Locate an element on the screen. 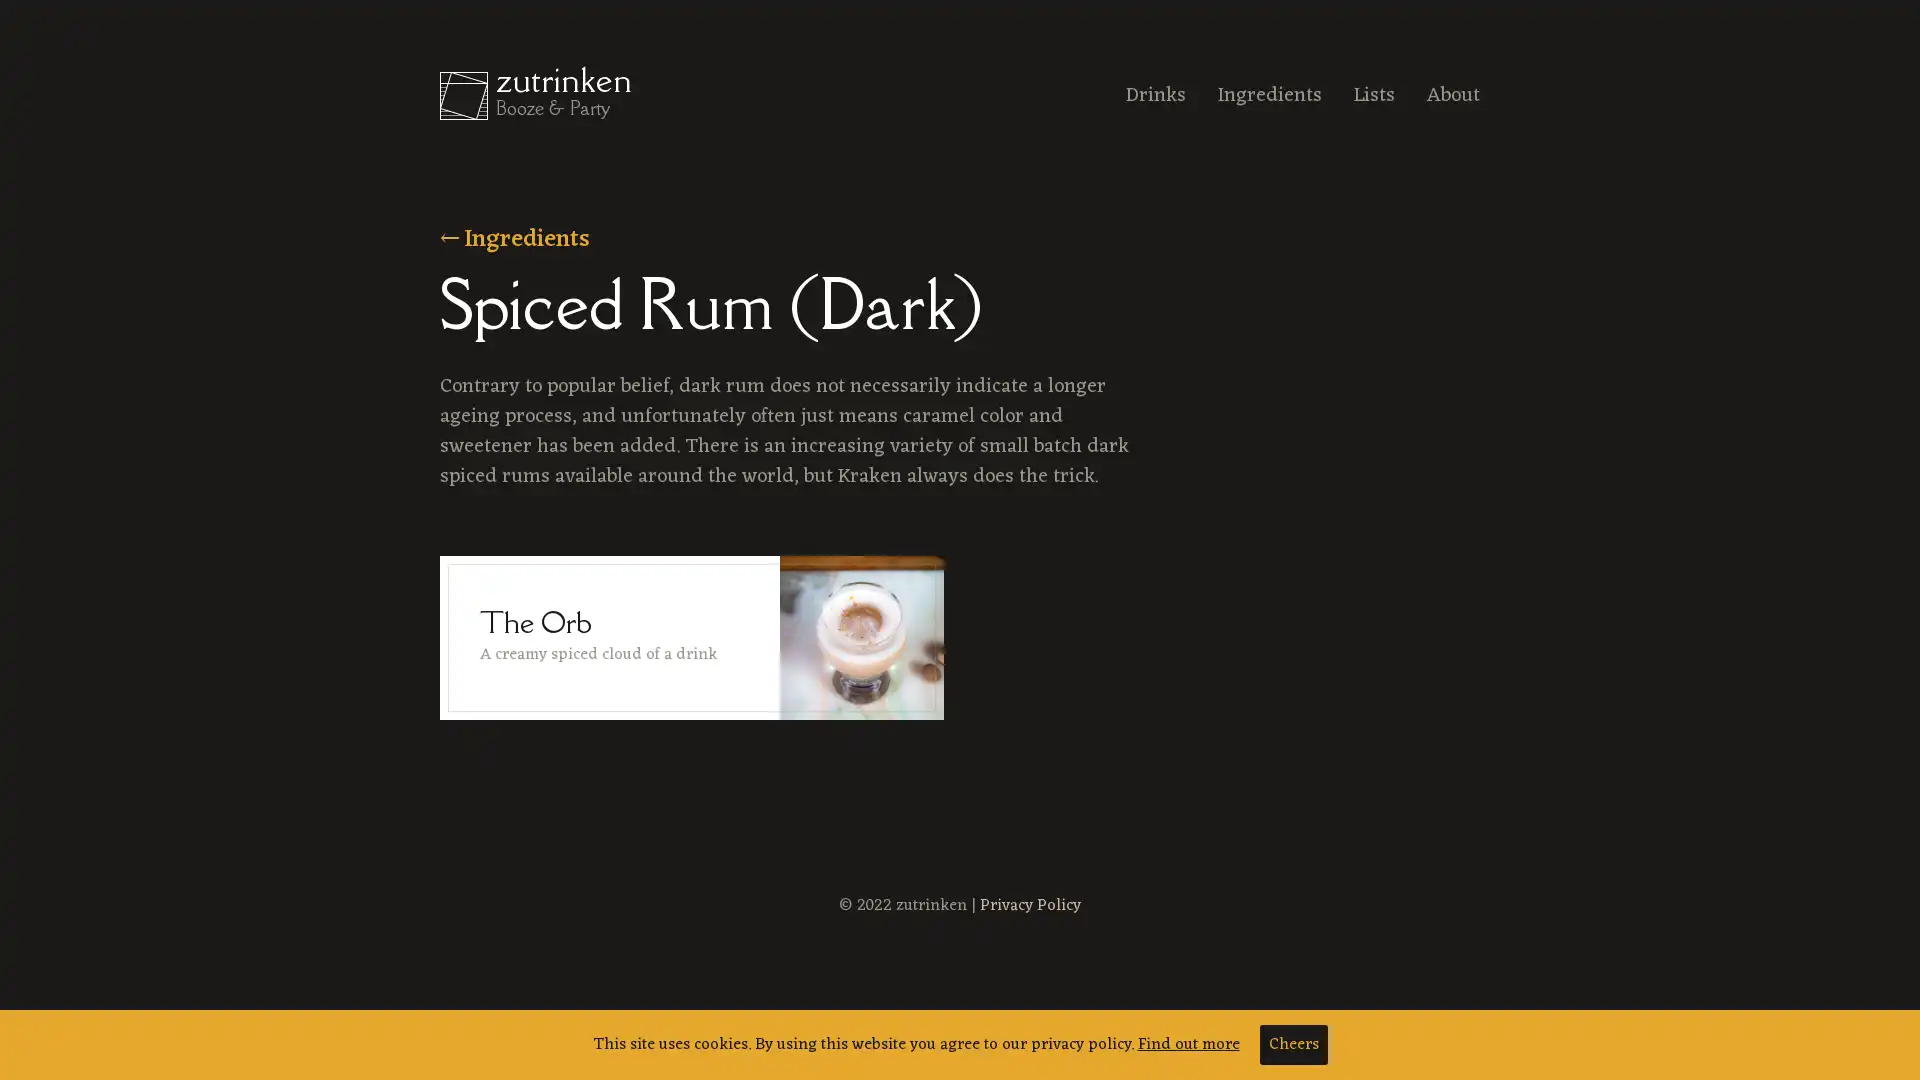 The width and height of the screenshot is (1920, 1080). Cheers is located at coordinates (1292, 1044).